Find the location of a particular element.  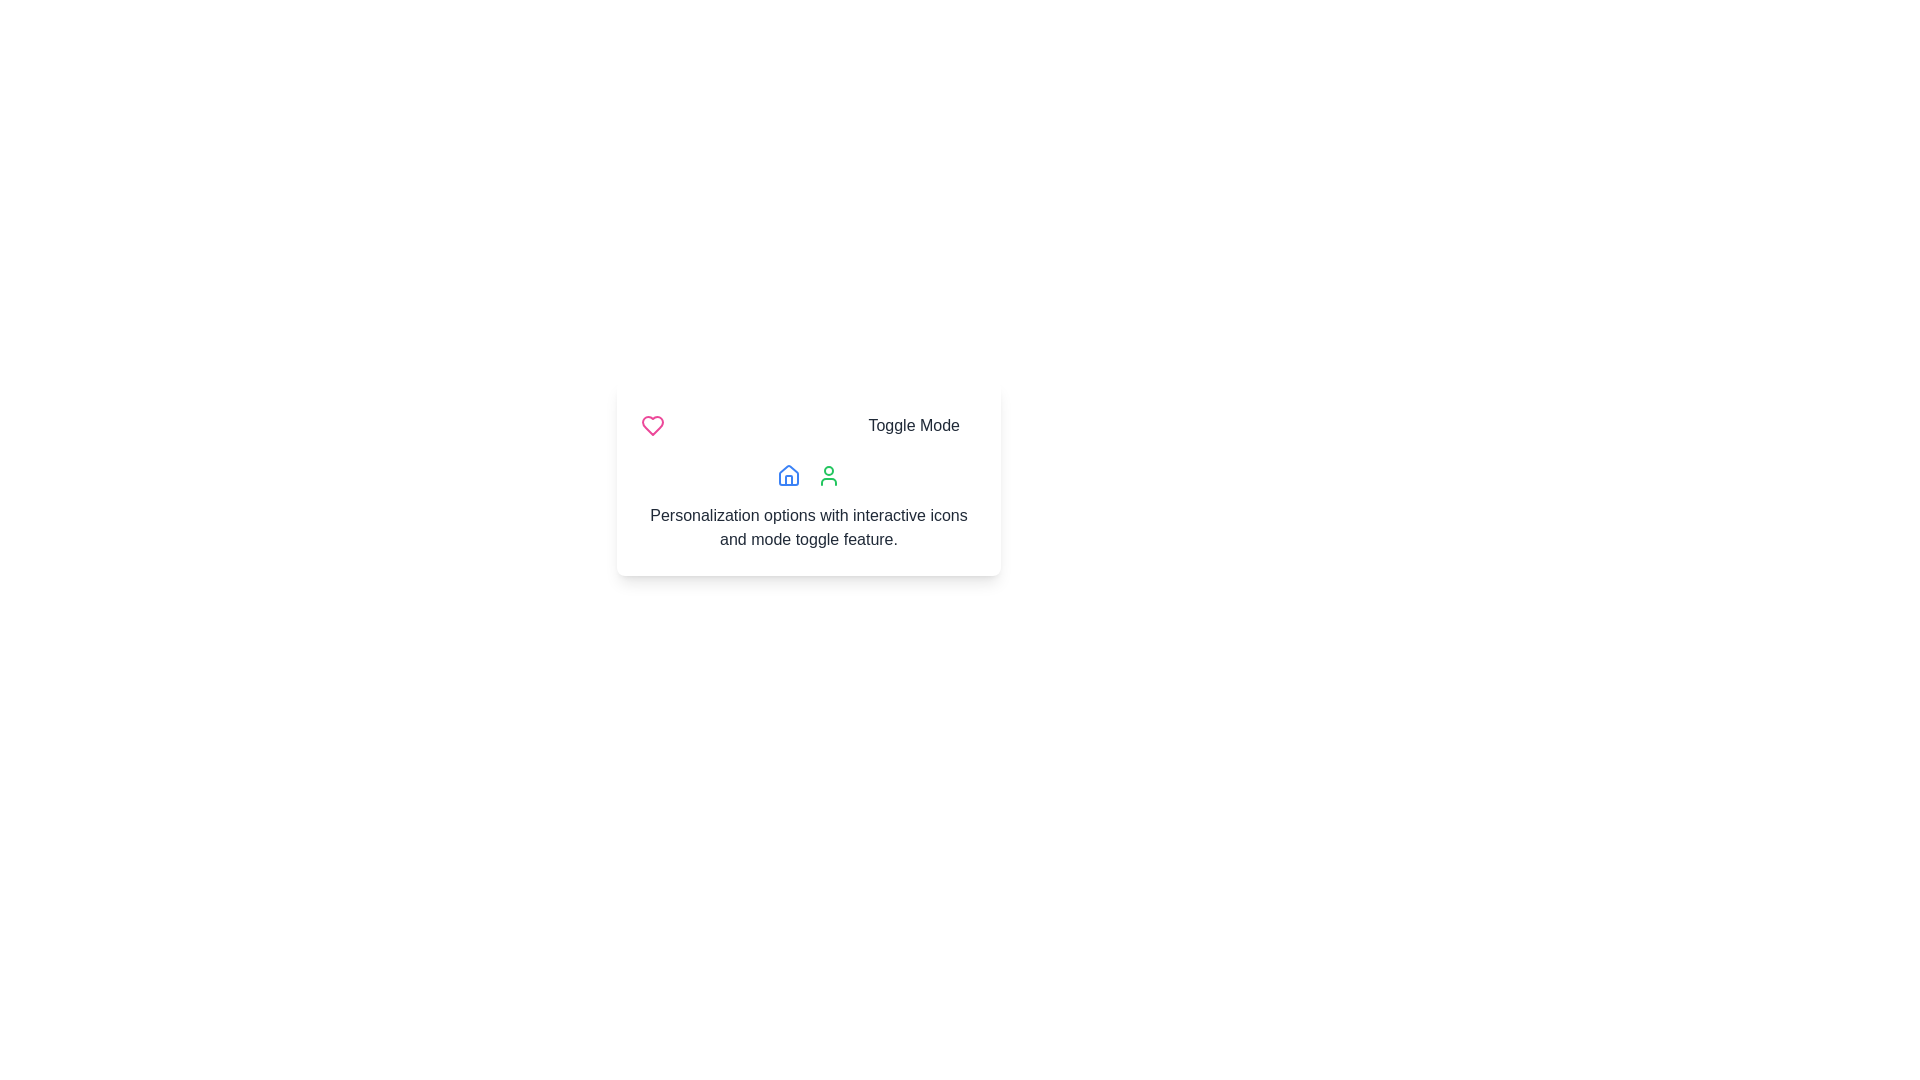

the styling of the roof within the house icon, which is characterized by its triangular shape and blue outlines, located centrally in a row of three icons is located at coordinates (787, 474).